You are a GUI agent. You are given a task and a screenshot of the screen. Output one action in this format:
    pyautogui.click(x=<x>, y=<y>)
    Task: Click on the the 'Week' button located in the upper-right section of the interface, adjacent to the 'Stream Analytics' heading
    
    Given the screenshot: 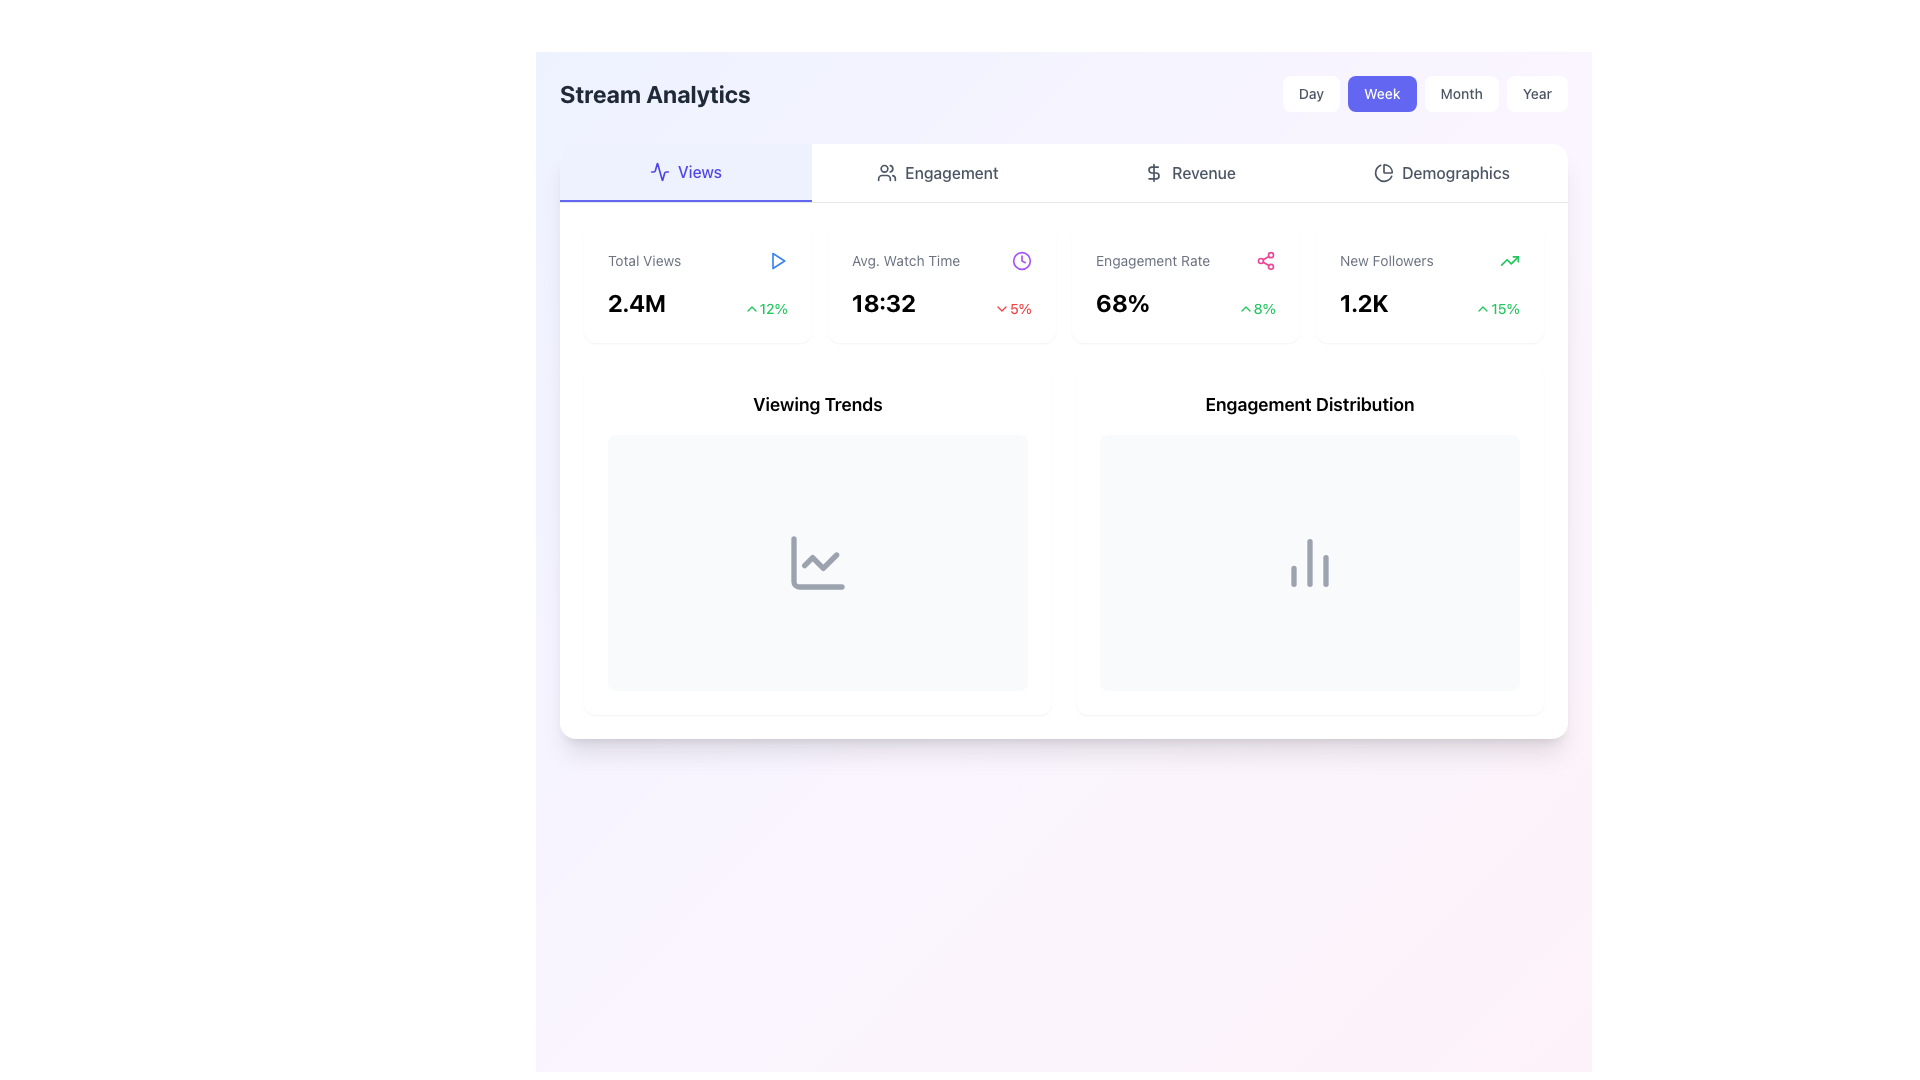 What is the action you would take?
    pyautogui.click(x=1424, y=93)
    